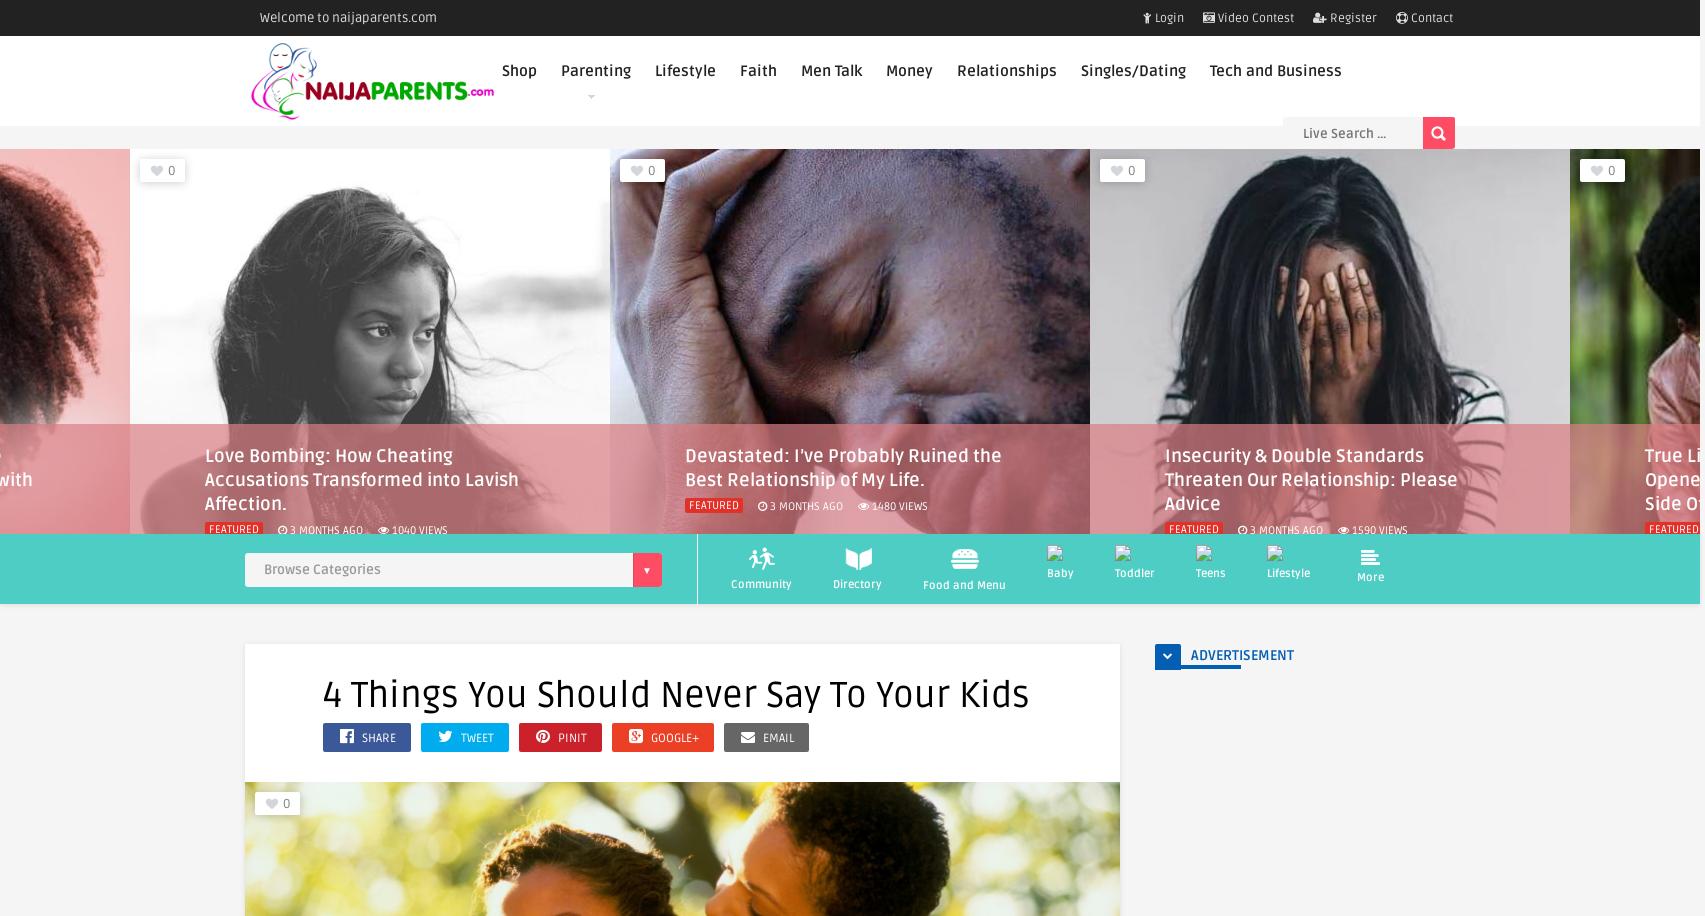 This screenshot has width=1705, height=916. I want to click on 'Devastated: I’ve Probably Ruined the Best Relationship of My Life.', so click(362, 467).